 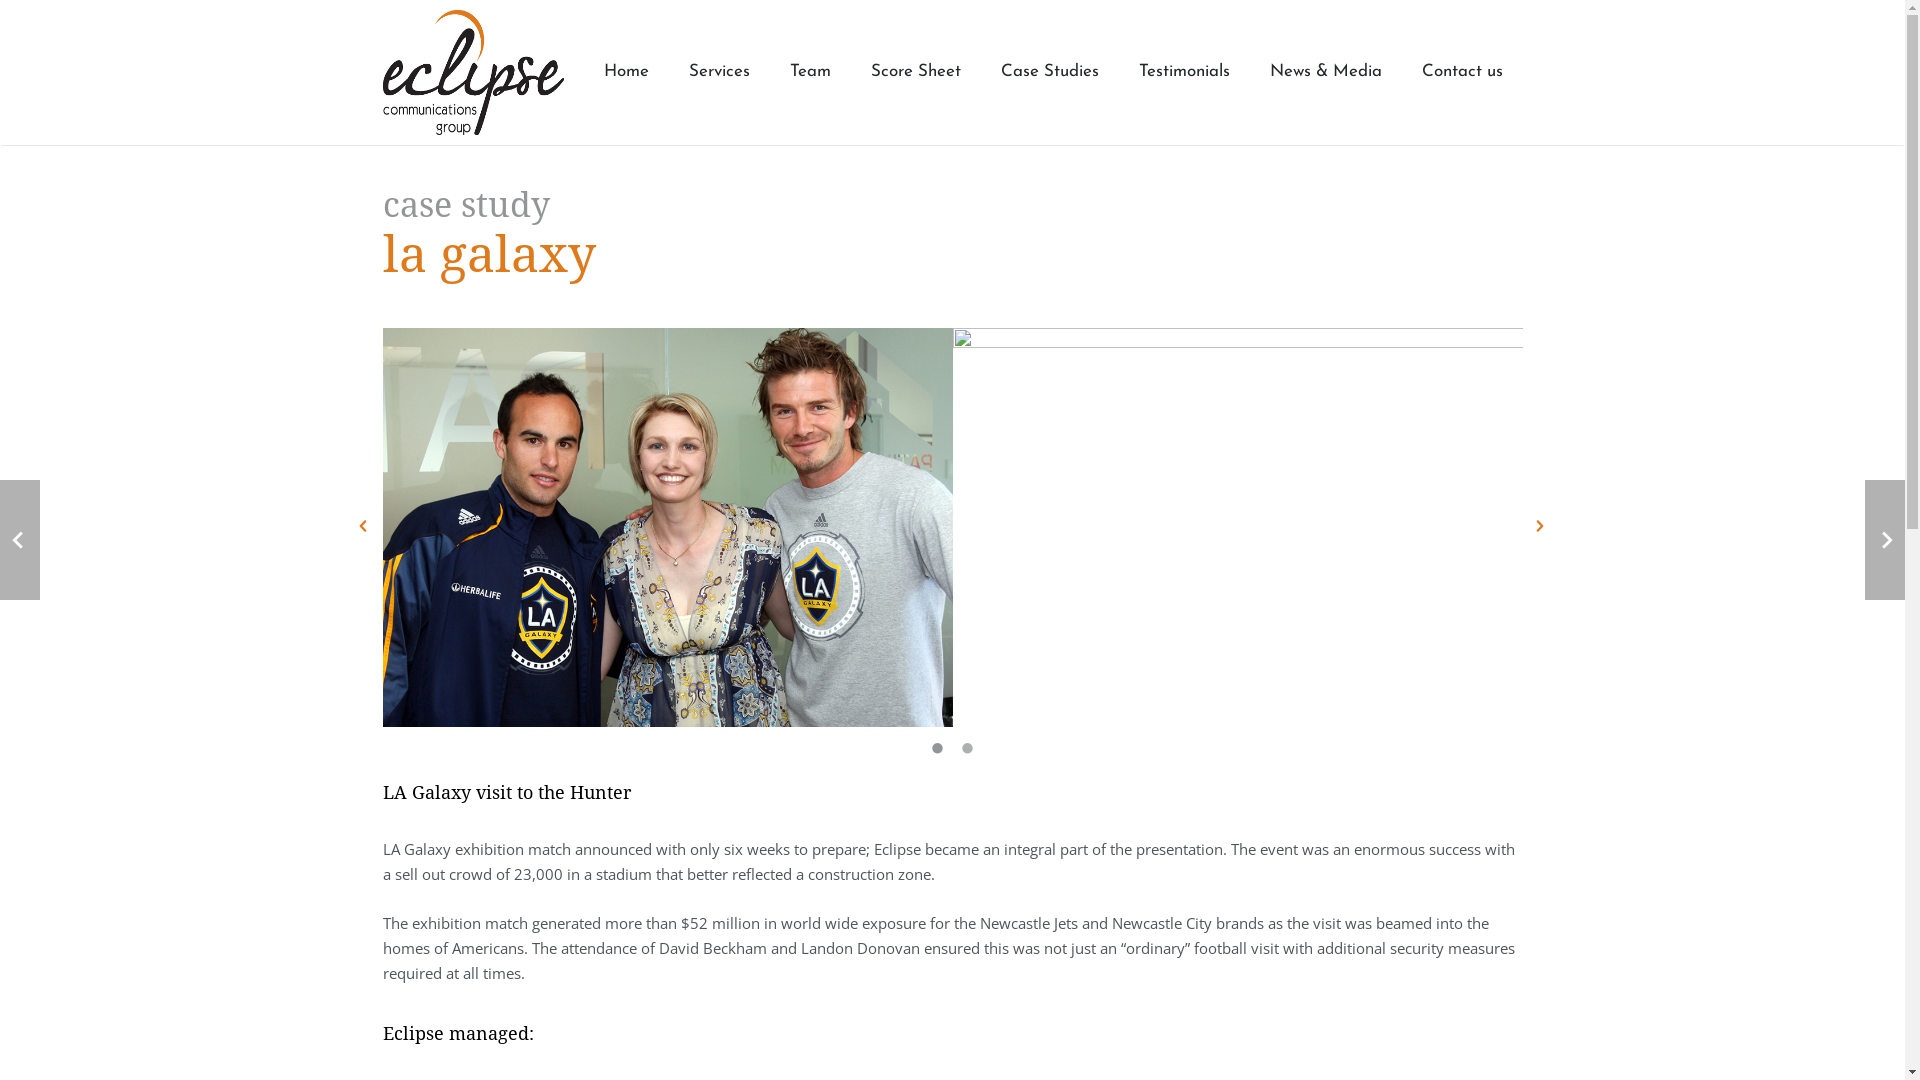 What do you see at coordinates (914, 71) in the screenshot?
I see `'Score Sheet'` at bounding box center [914, 71].